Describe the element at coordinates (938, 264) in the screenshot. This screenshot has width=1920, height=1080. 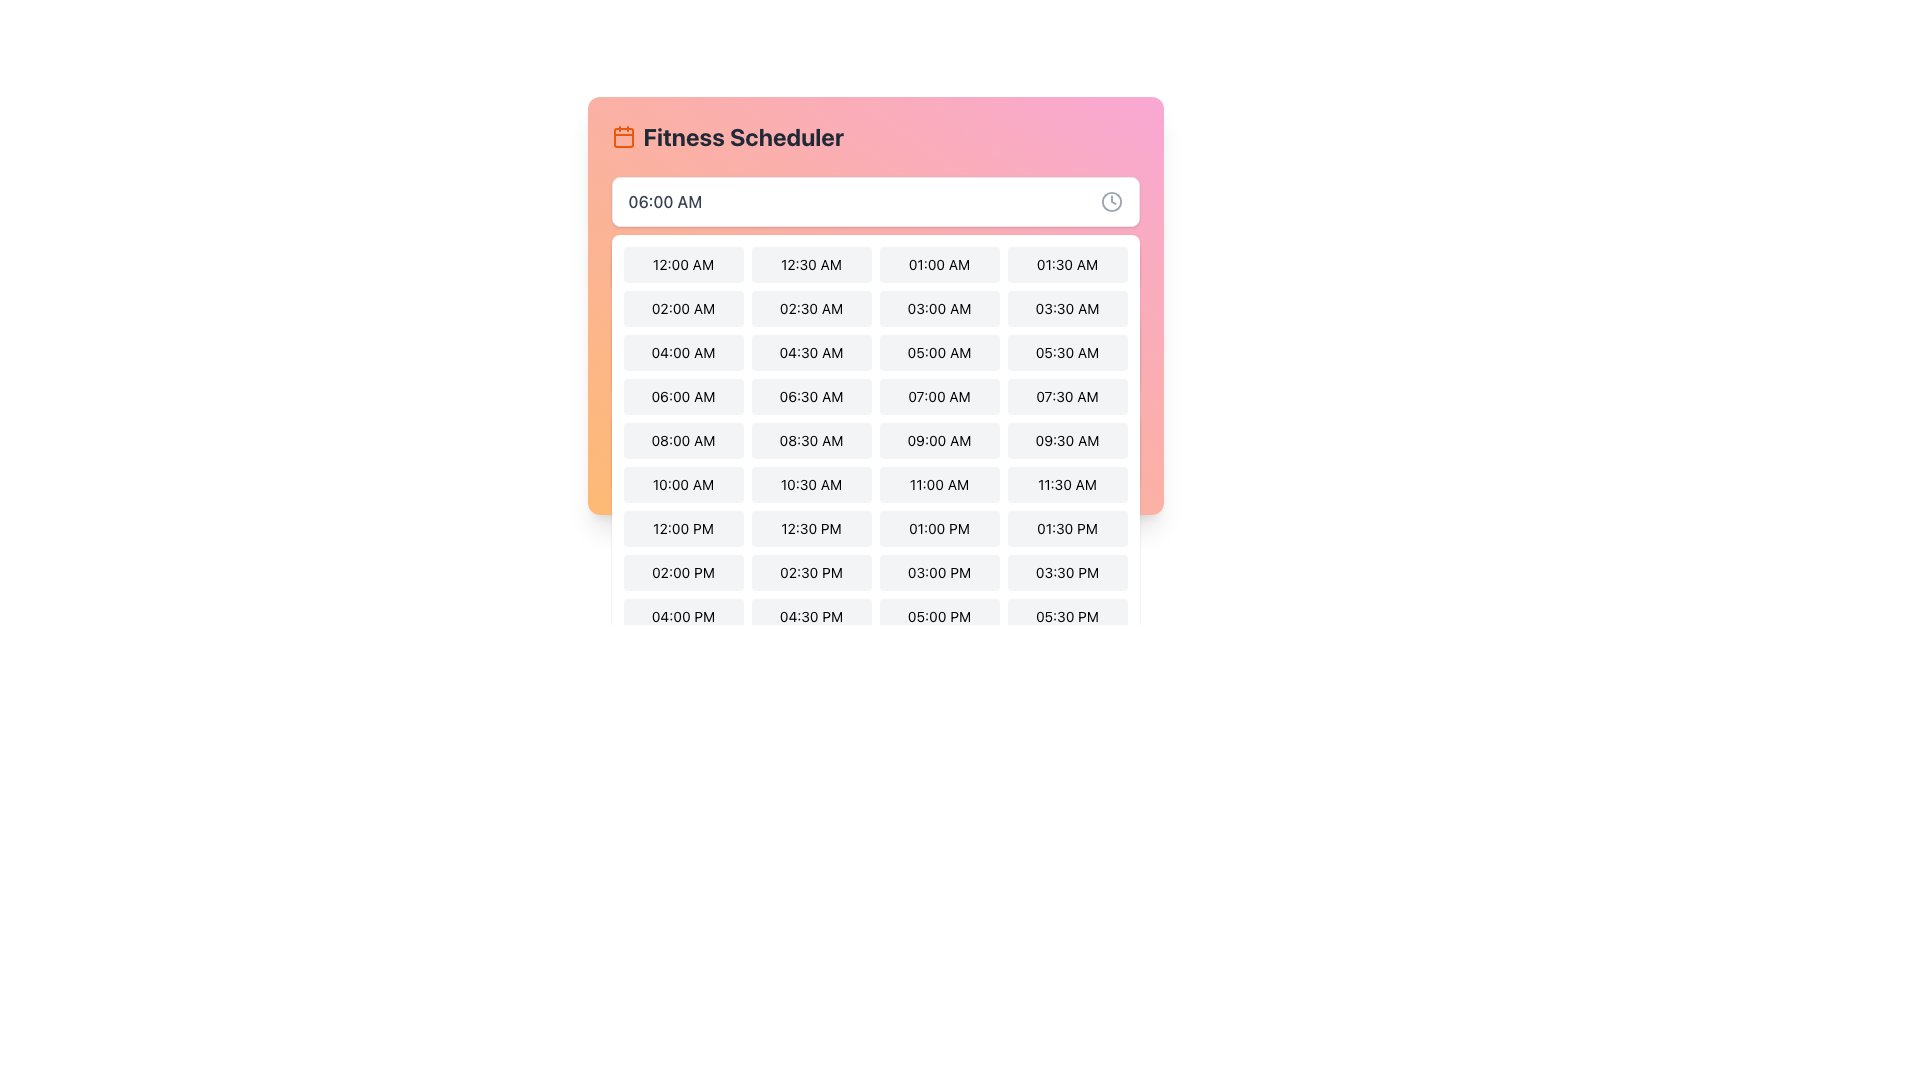
I see `the third button in the first row of the schedule picker dropdown` at that location.